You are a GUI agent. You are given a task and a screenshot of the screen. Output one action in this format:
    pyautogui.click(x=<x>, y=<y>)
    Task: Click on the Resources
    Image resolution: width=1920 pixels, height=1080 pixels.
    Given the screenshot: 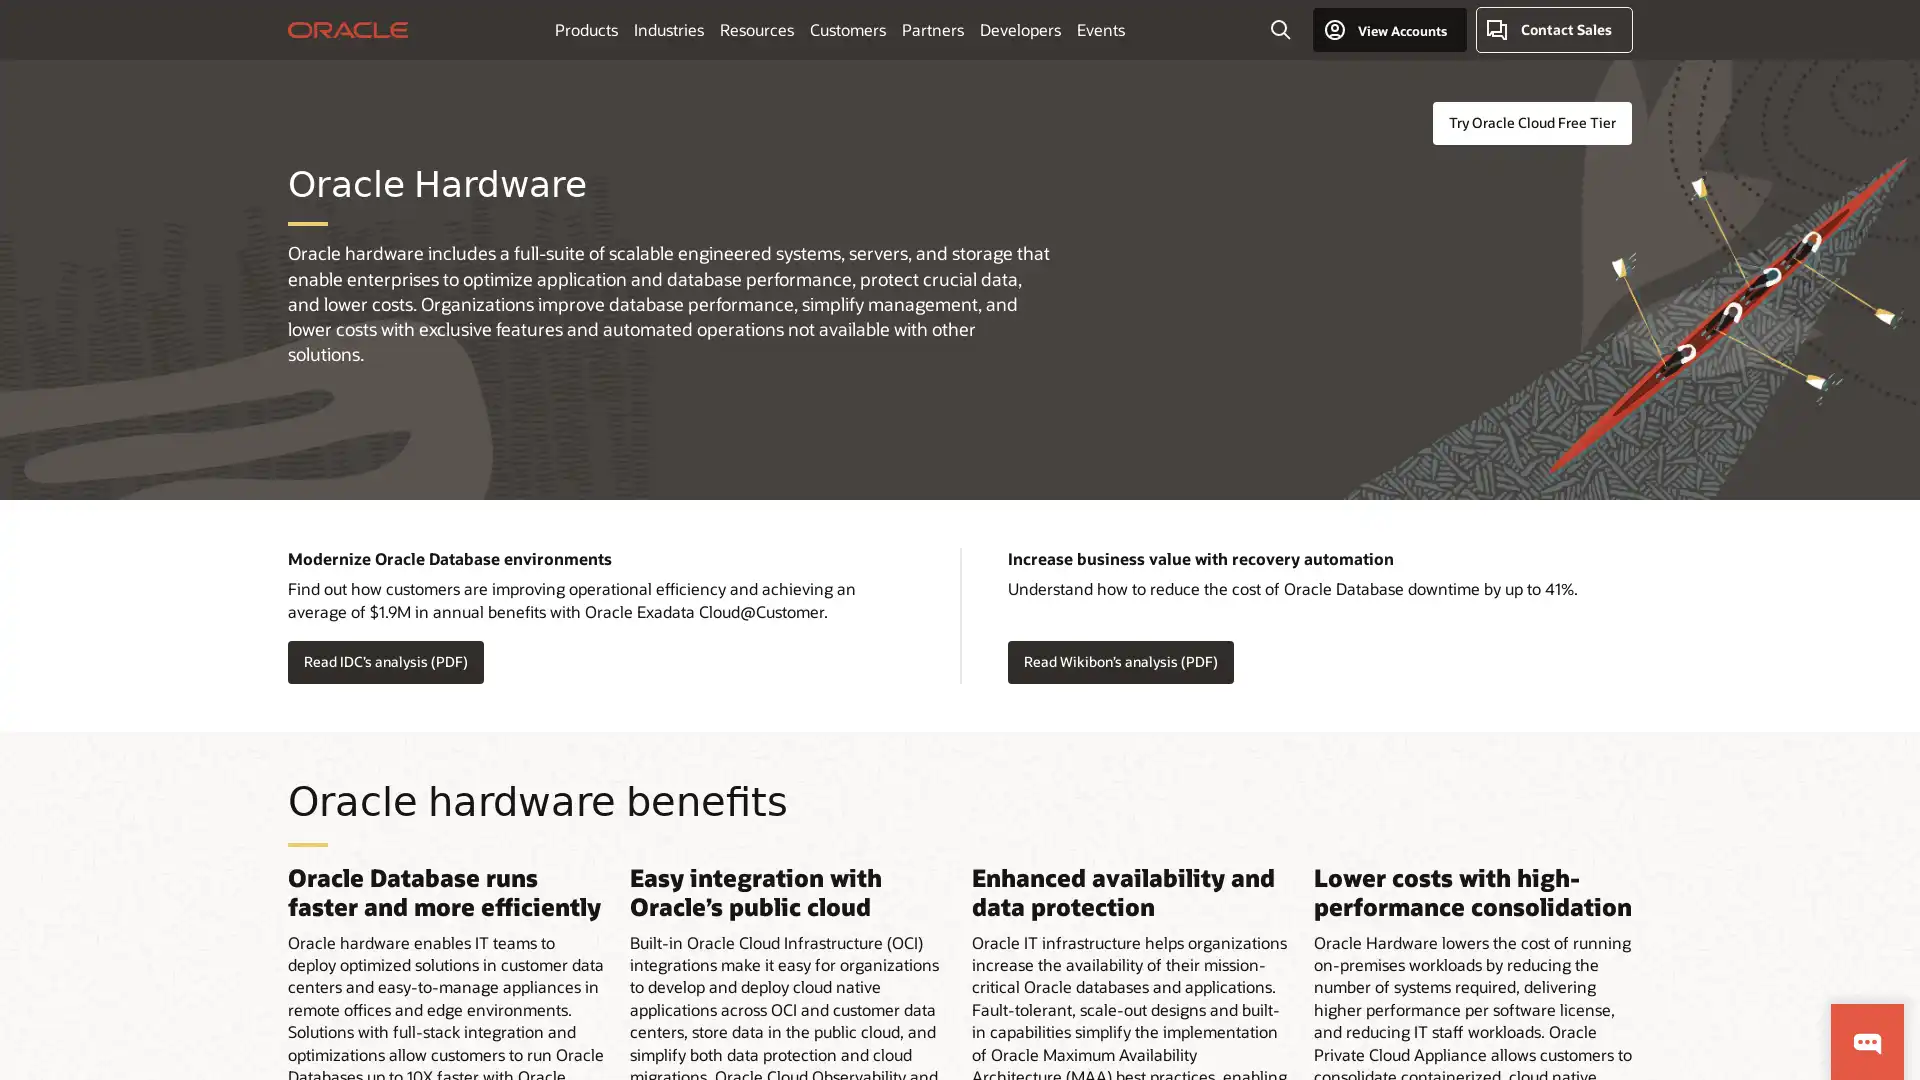 What is the action you would take?
    pyautogui.click(x=754, y=29)
    